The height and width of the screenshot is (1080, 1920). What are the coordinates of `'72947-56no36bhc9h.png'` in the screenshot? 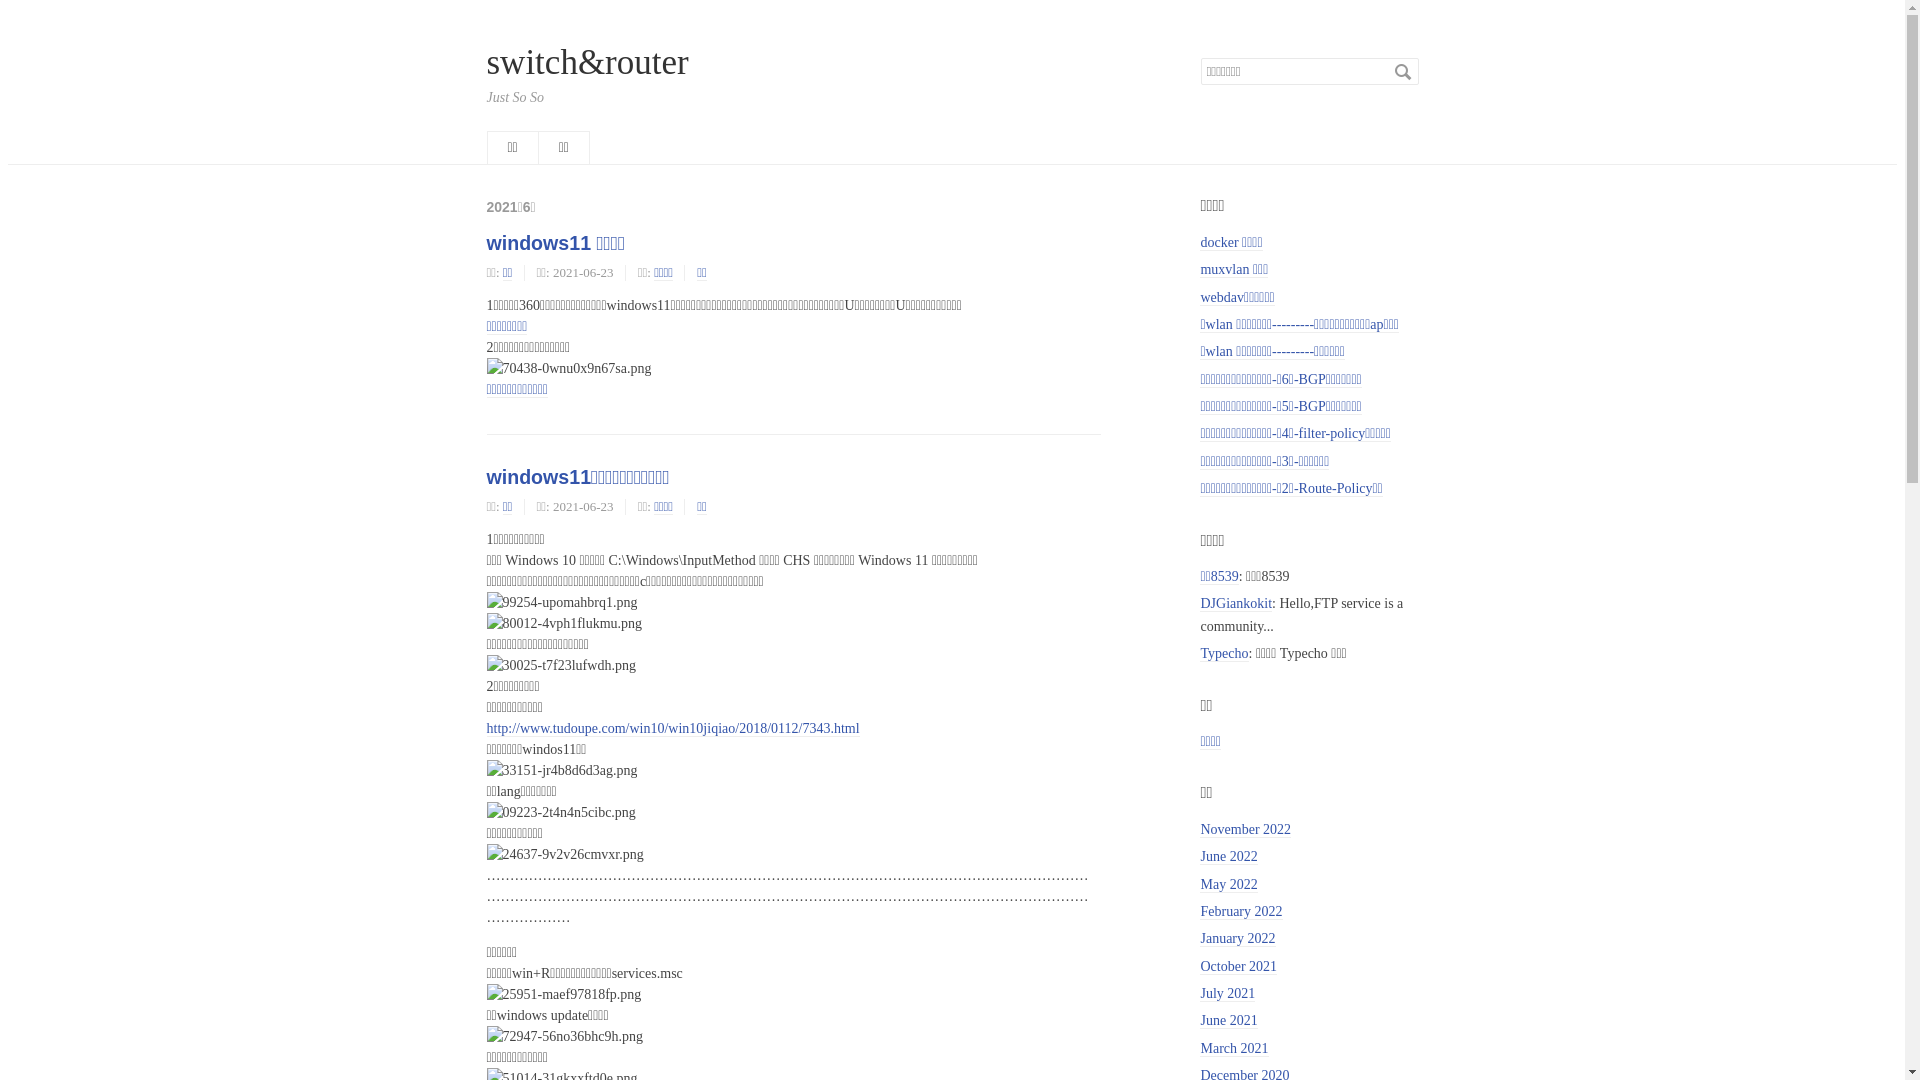 It's located at (562, 1035).